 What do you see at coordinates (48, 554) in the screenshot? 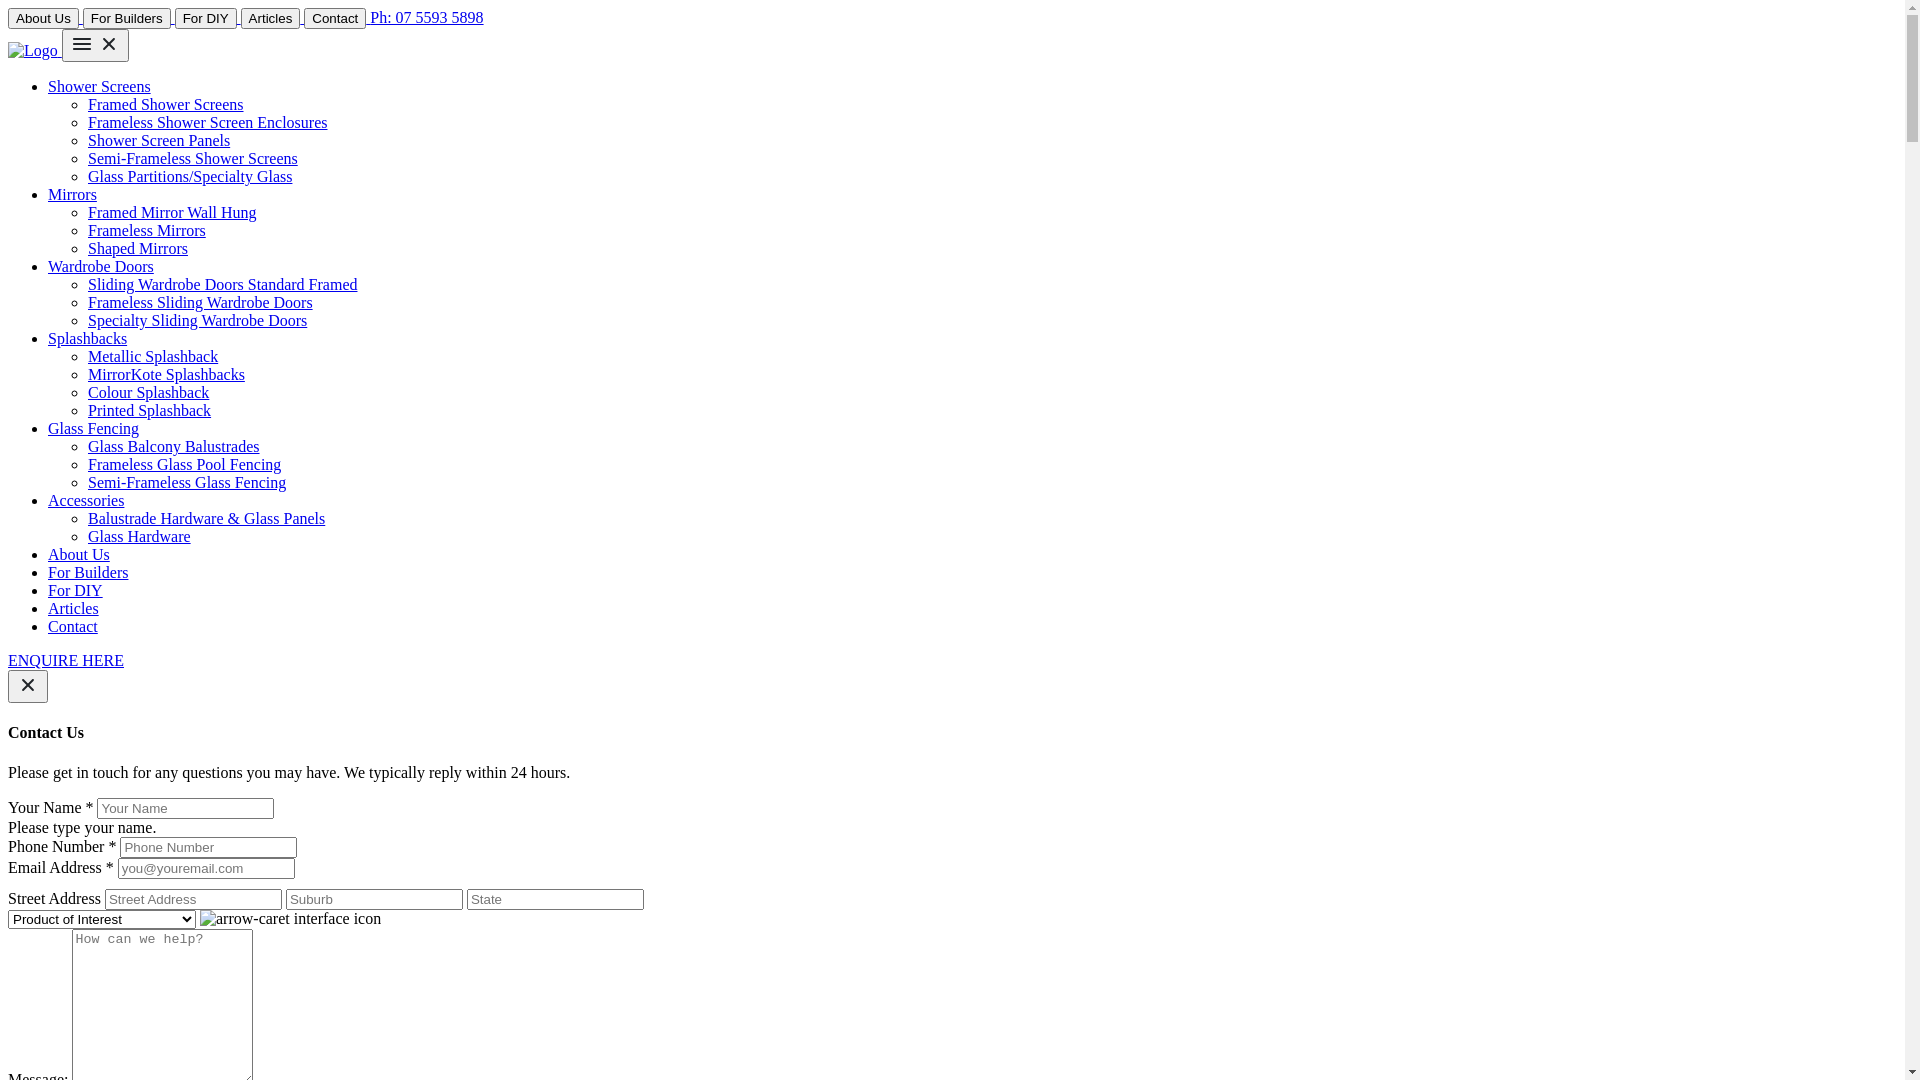
I see `'About Us'` at bounding box center [48, 554].